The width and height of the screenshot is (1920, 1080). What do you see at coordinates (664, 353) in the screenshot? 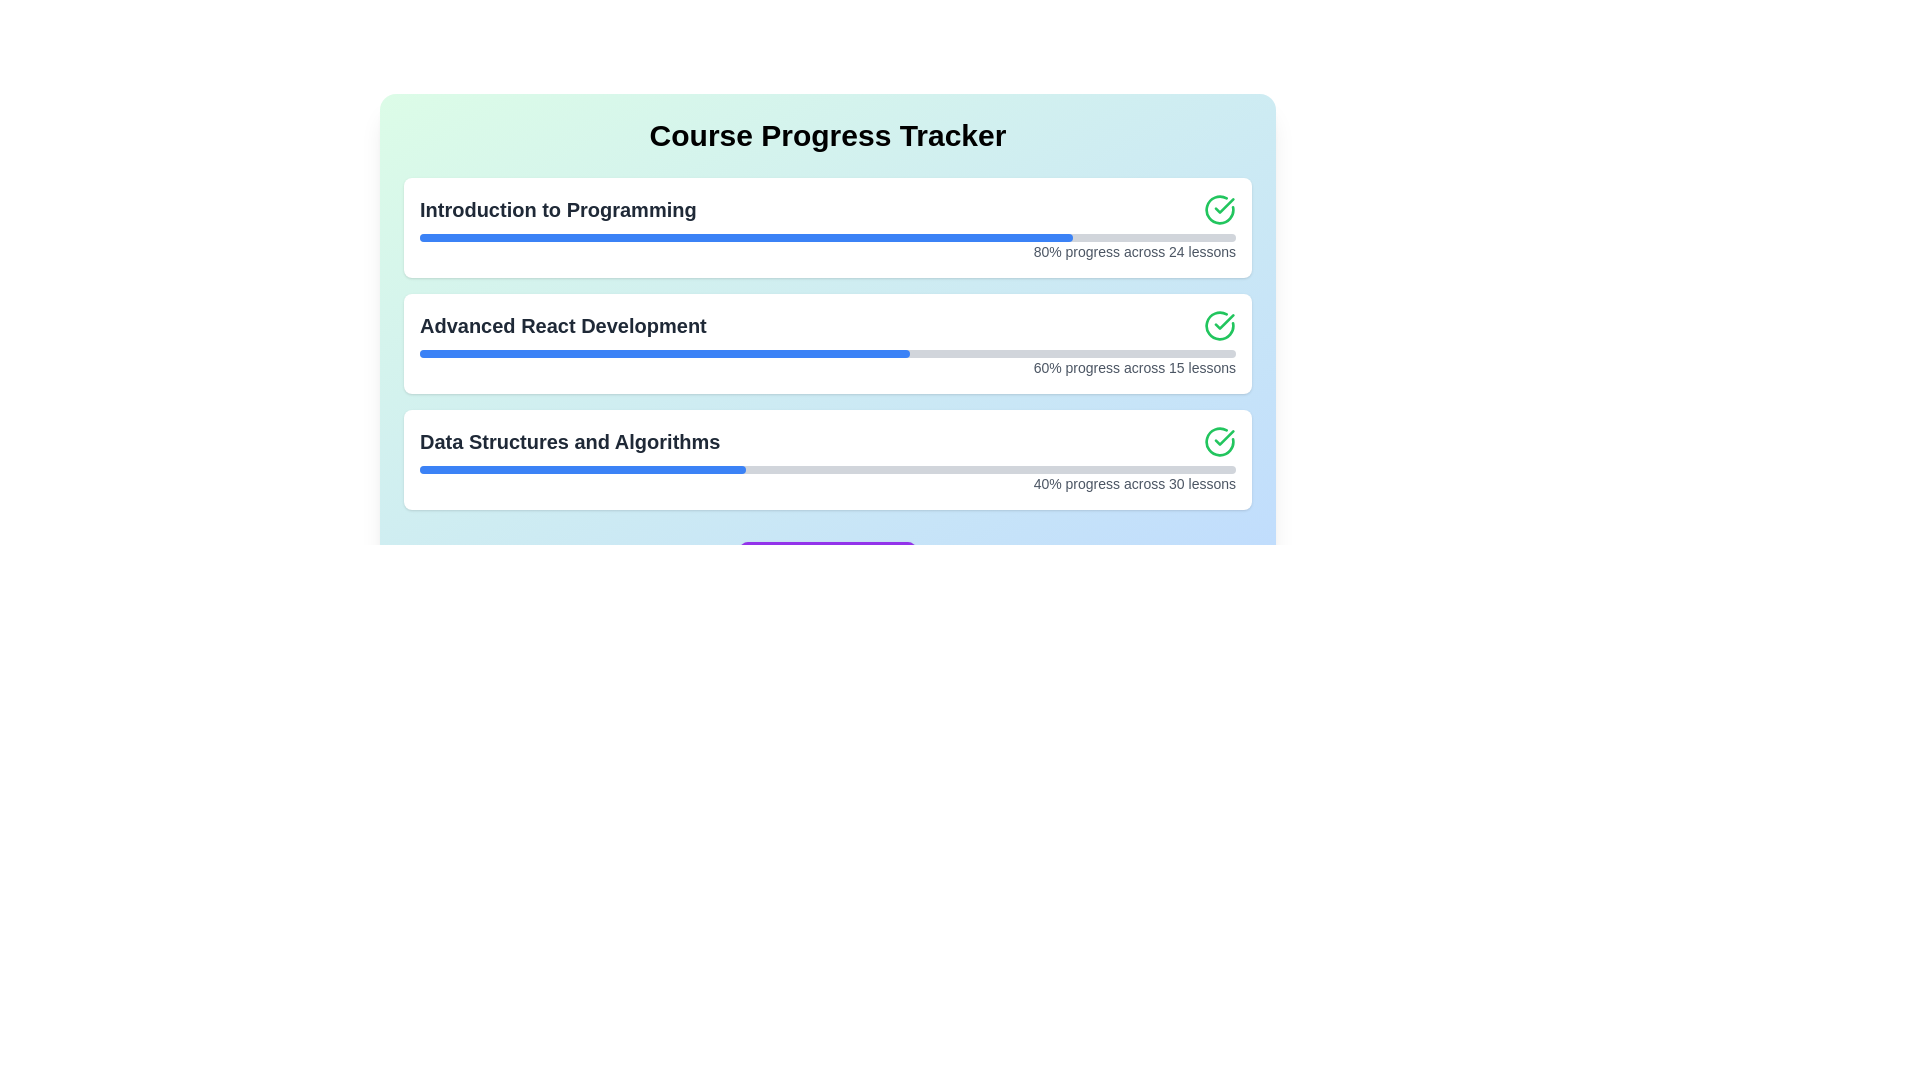
I see `the progress indicator of the 'Advanced React Development' course in the course tracker interface, which visually represents 60% completion within the gray progress bar` at bounding box center [664, 353].